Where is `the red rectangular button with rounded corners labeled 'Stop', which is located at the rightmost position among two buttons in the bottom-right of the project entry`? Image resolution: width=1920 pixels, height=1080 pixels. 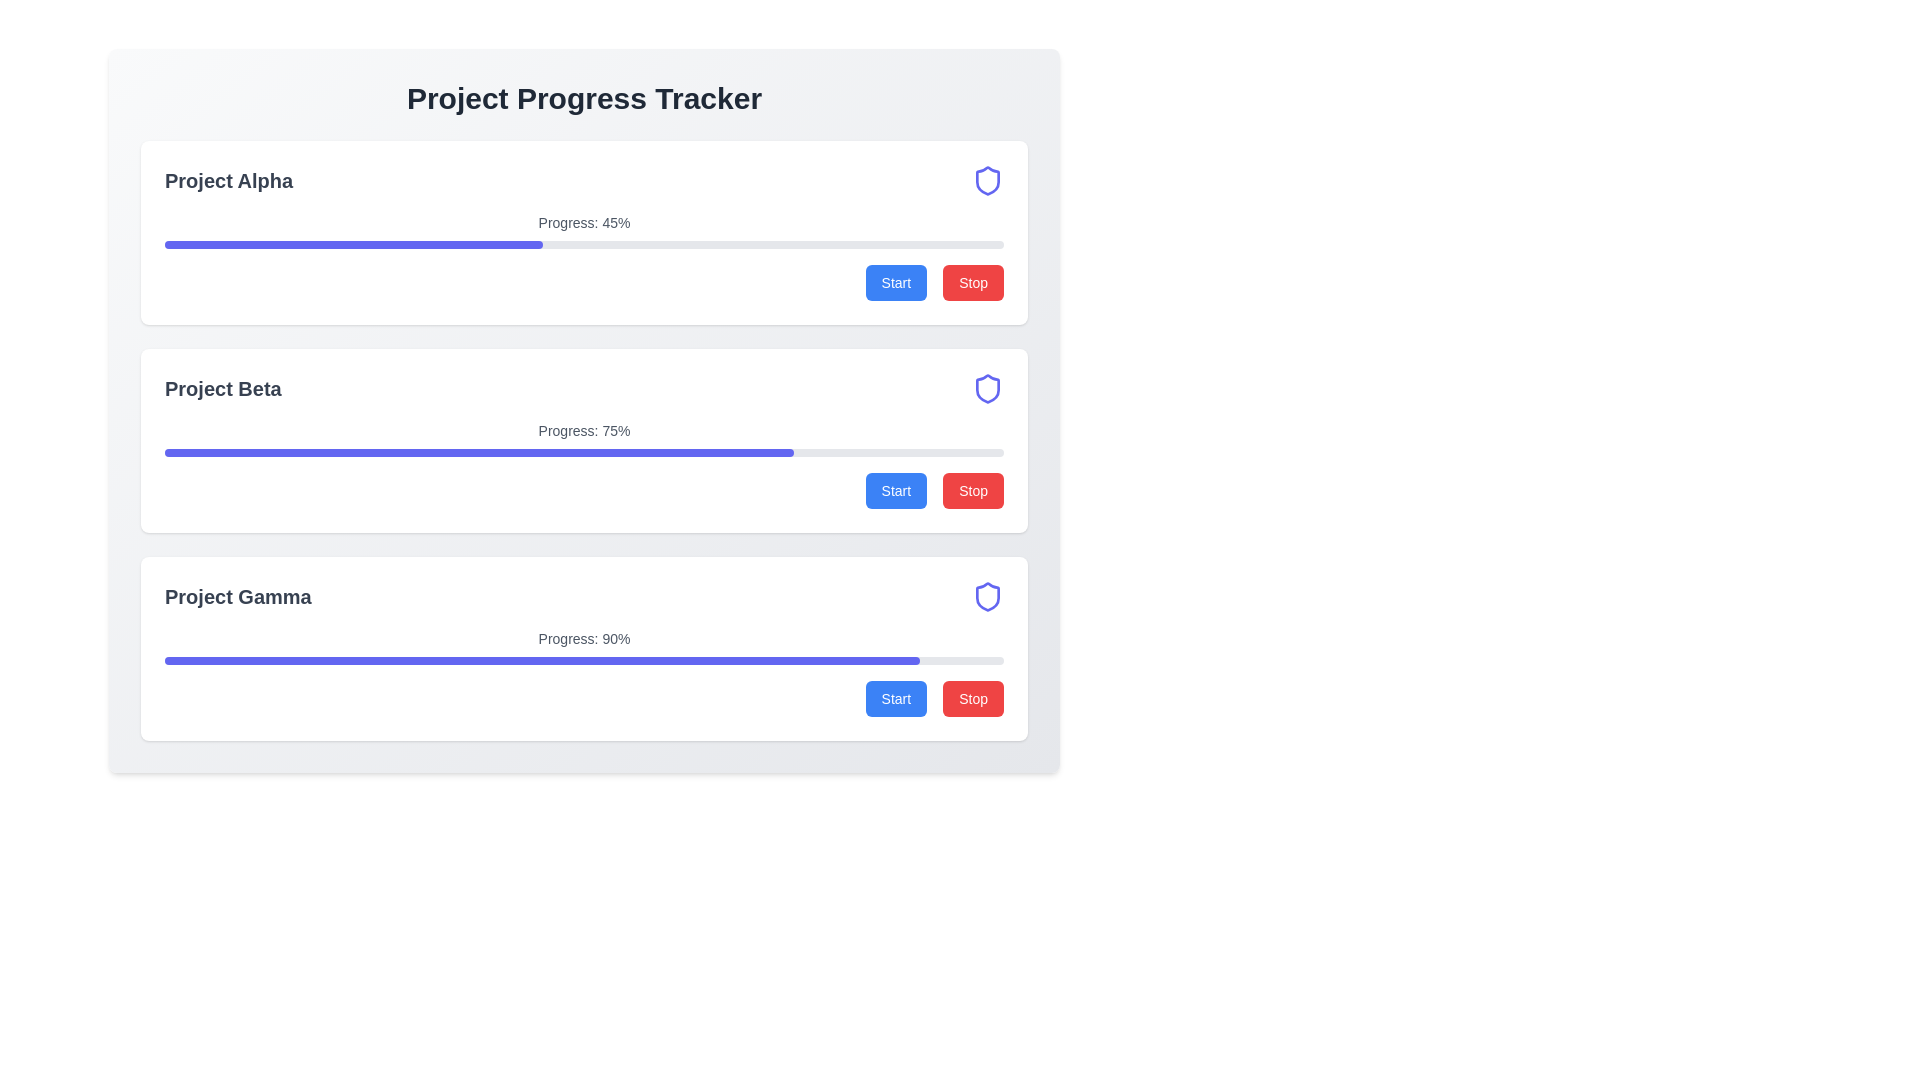 the red rectangular button with rounded corners labeled 'Stop', which is located at the rightmost position among two buttons in the bottom-right of the project entry is located at coordinates (973, 282).